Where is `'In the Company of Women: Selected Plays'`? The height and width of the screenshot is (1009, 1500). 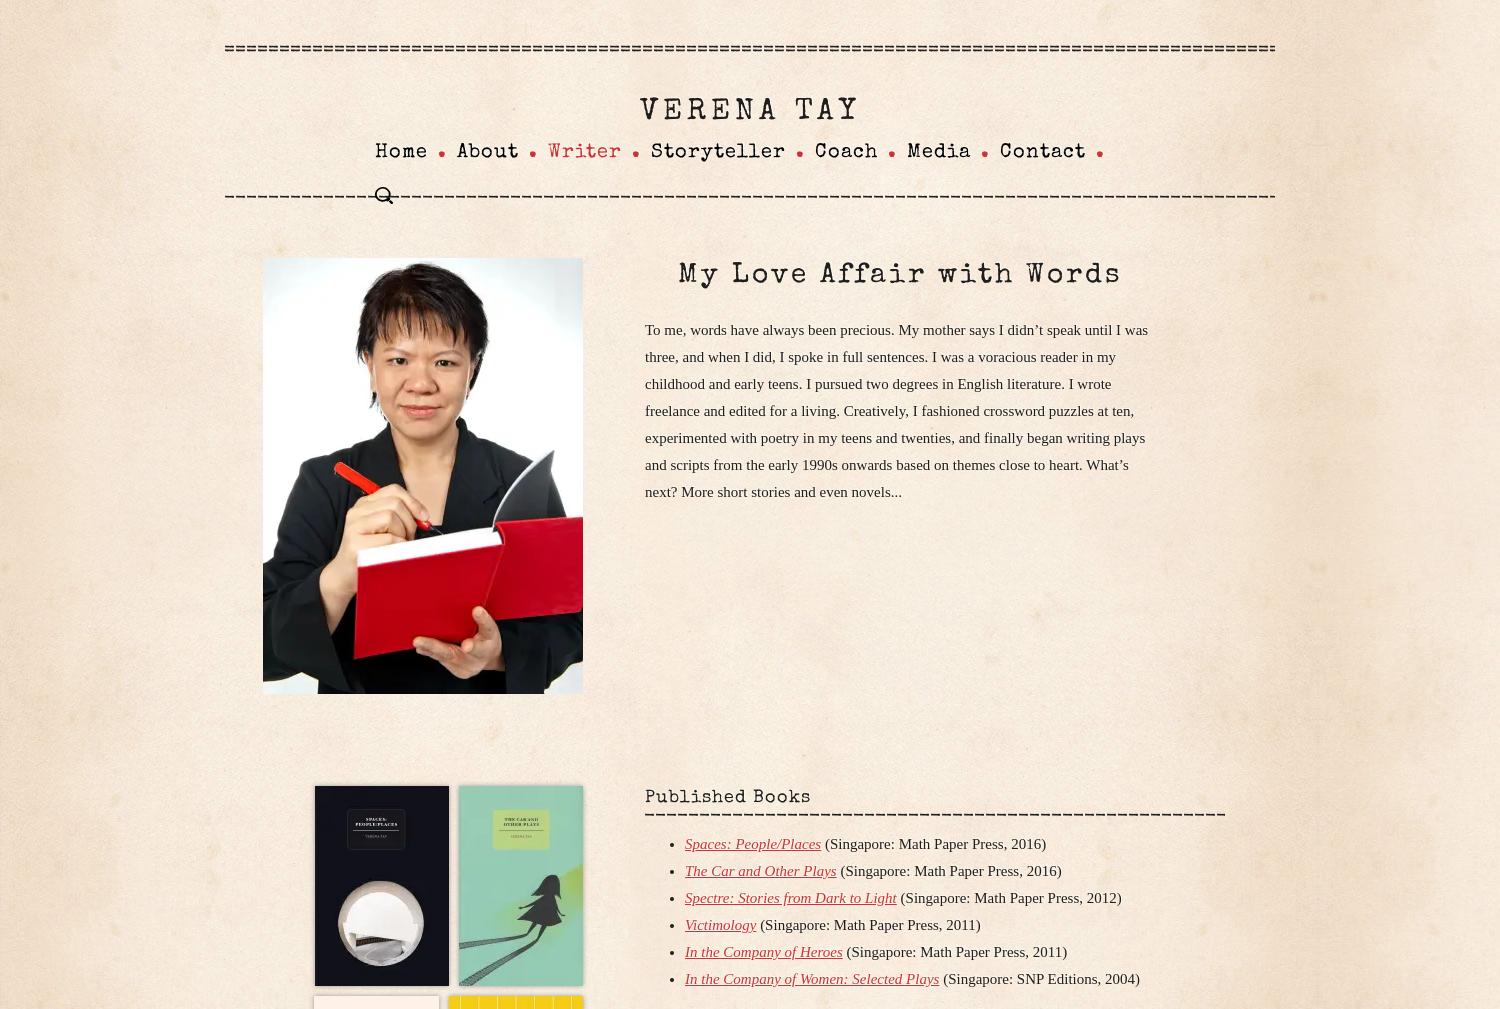
'In the Company of Women: Selected Plays' is located at coordinates (811, 979).